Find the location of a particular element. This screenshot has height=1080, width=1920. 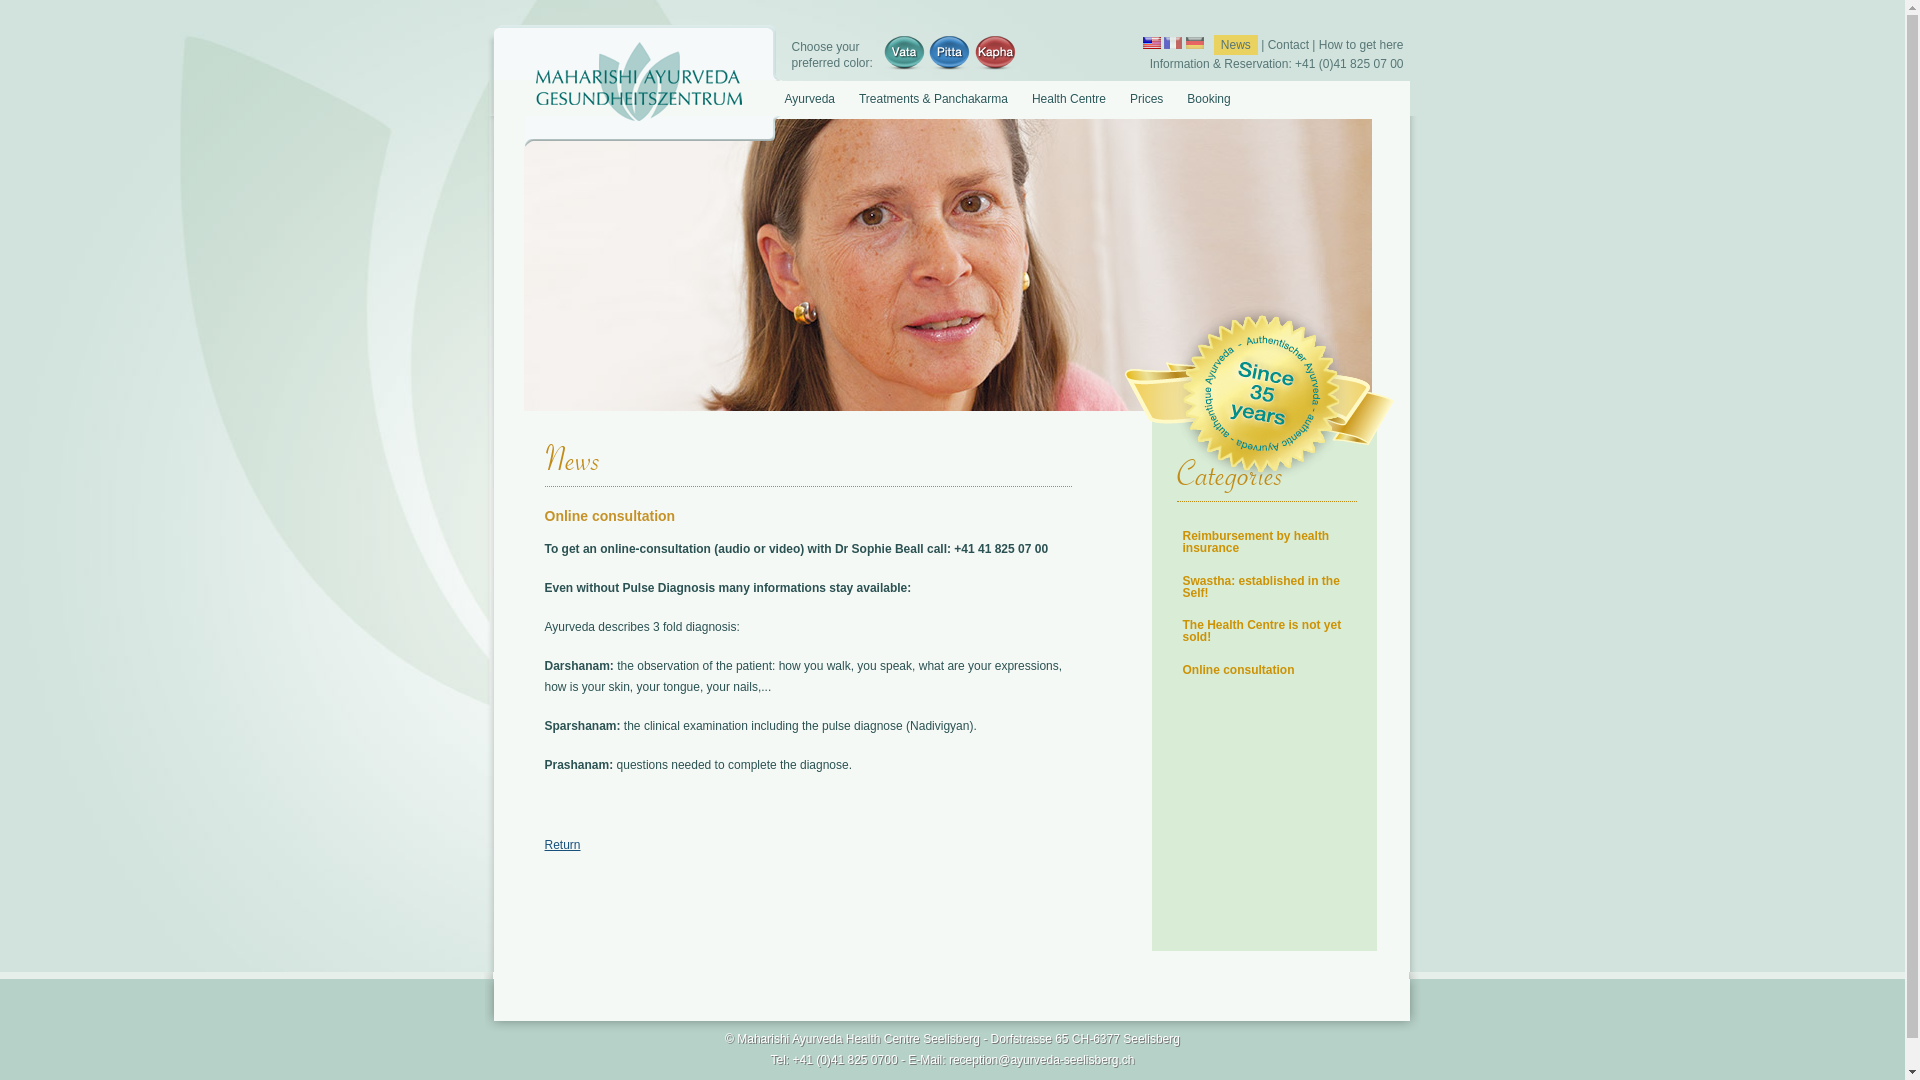

'Booking' is located at coordinates (1174, 98).